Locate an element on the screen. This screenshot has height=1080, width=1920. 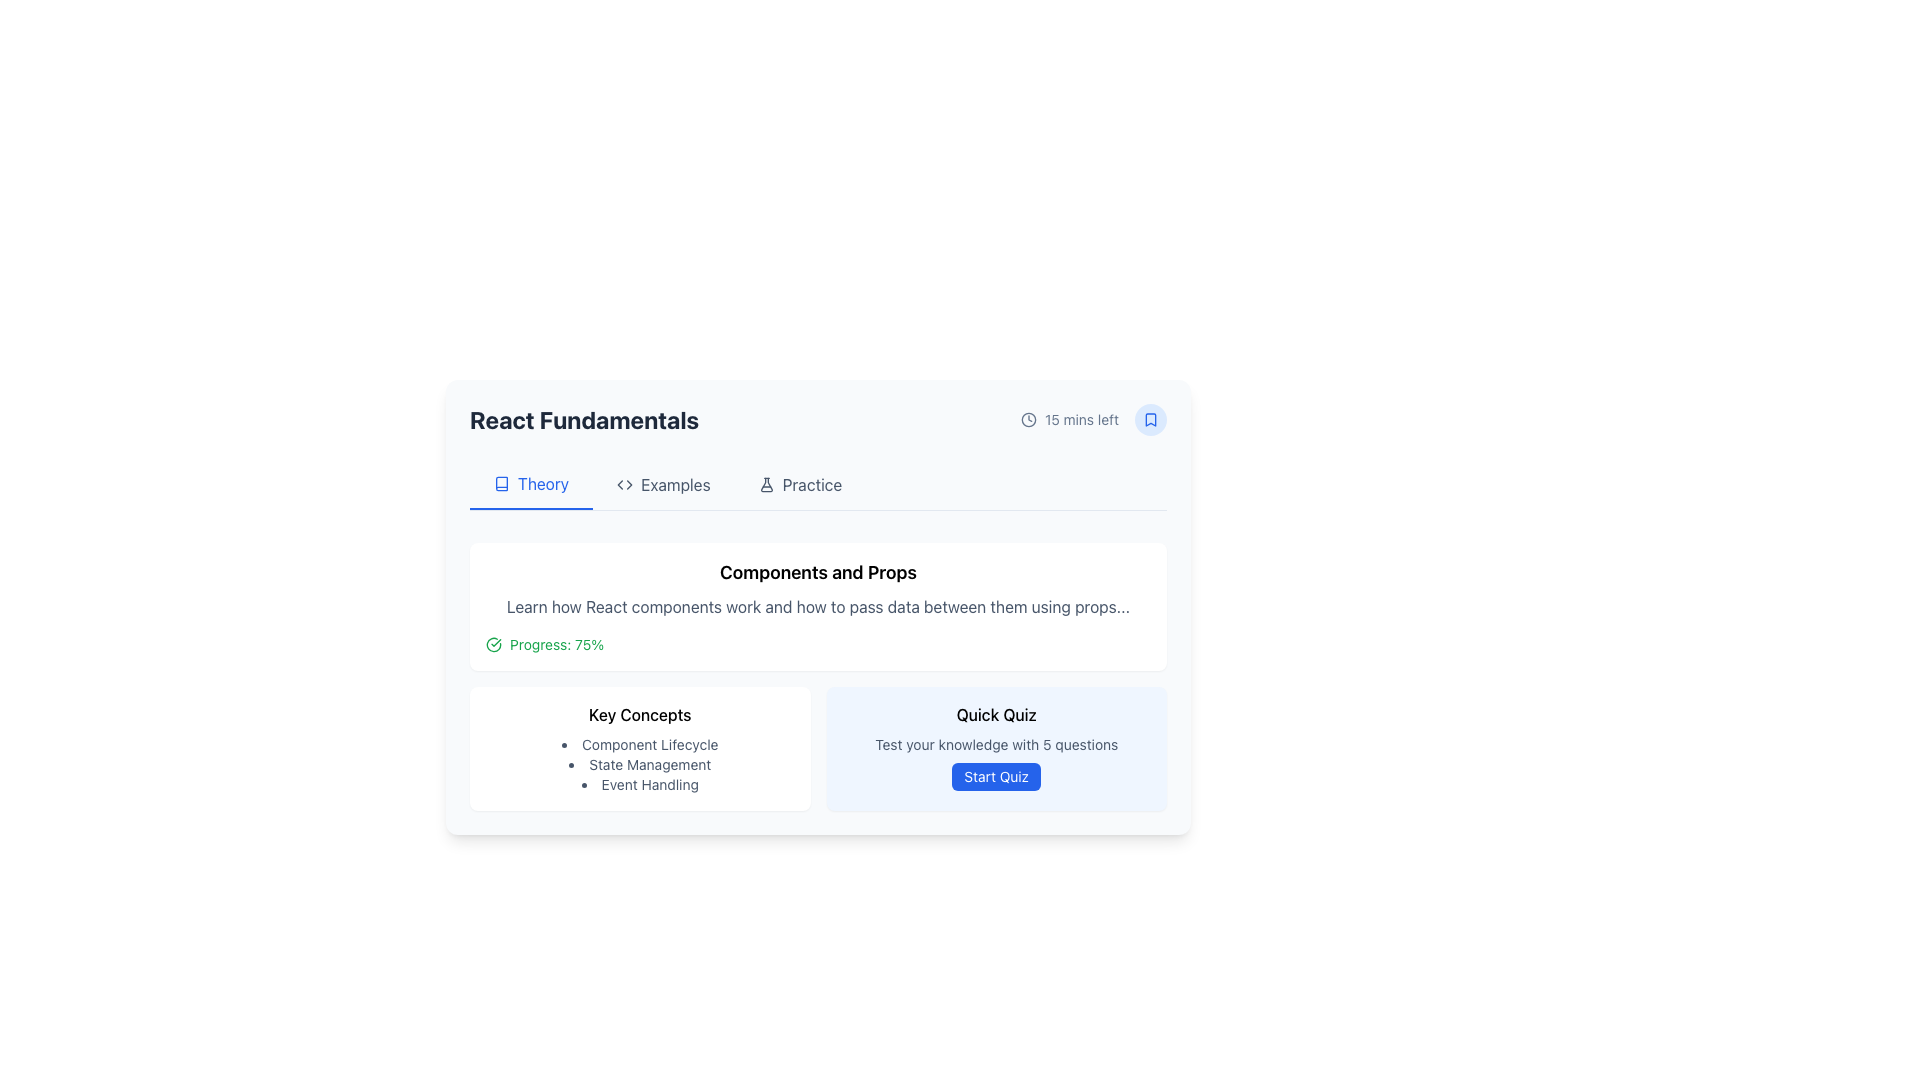
the static text label providing context about the quiz, located within the 'Quick Quiz' section, directly above the 'Start Quiz' button is located at coordinates (996, 744).